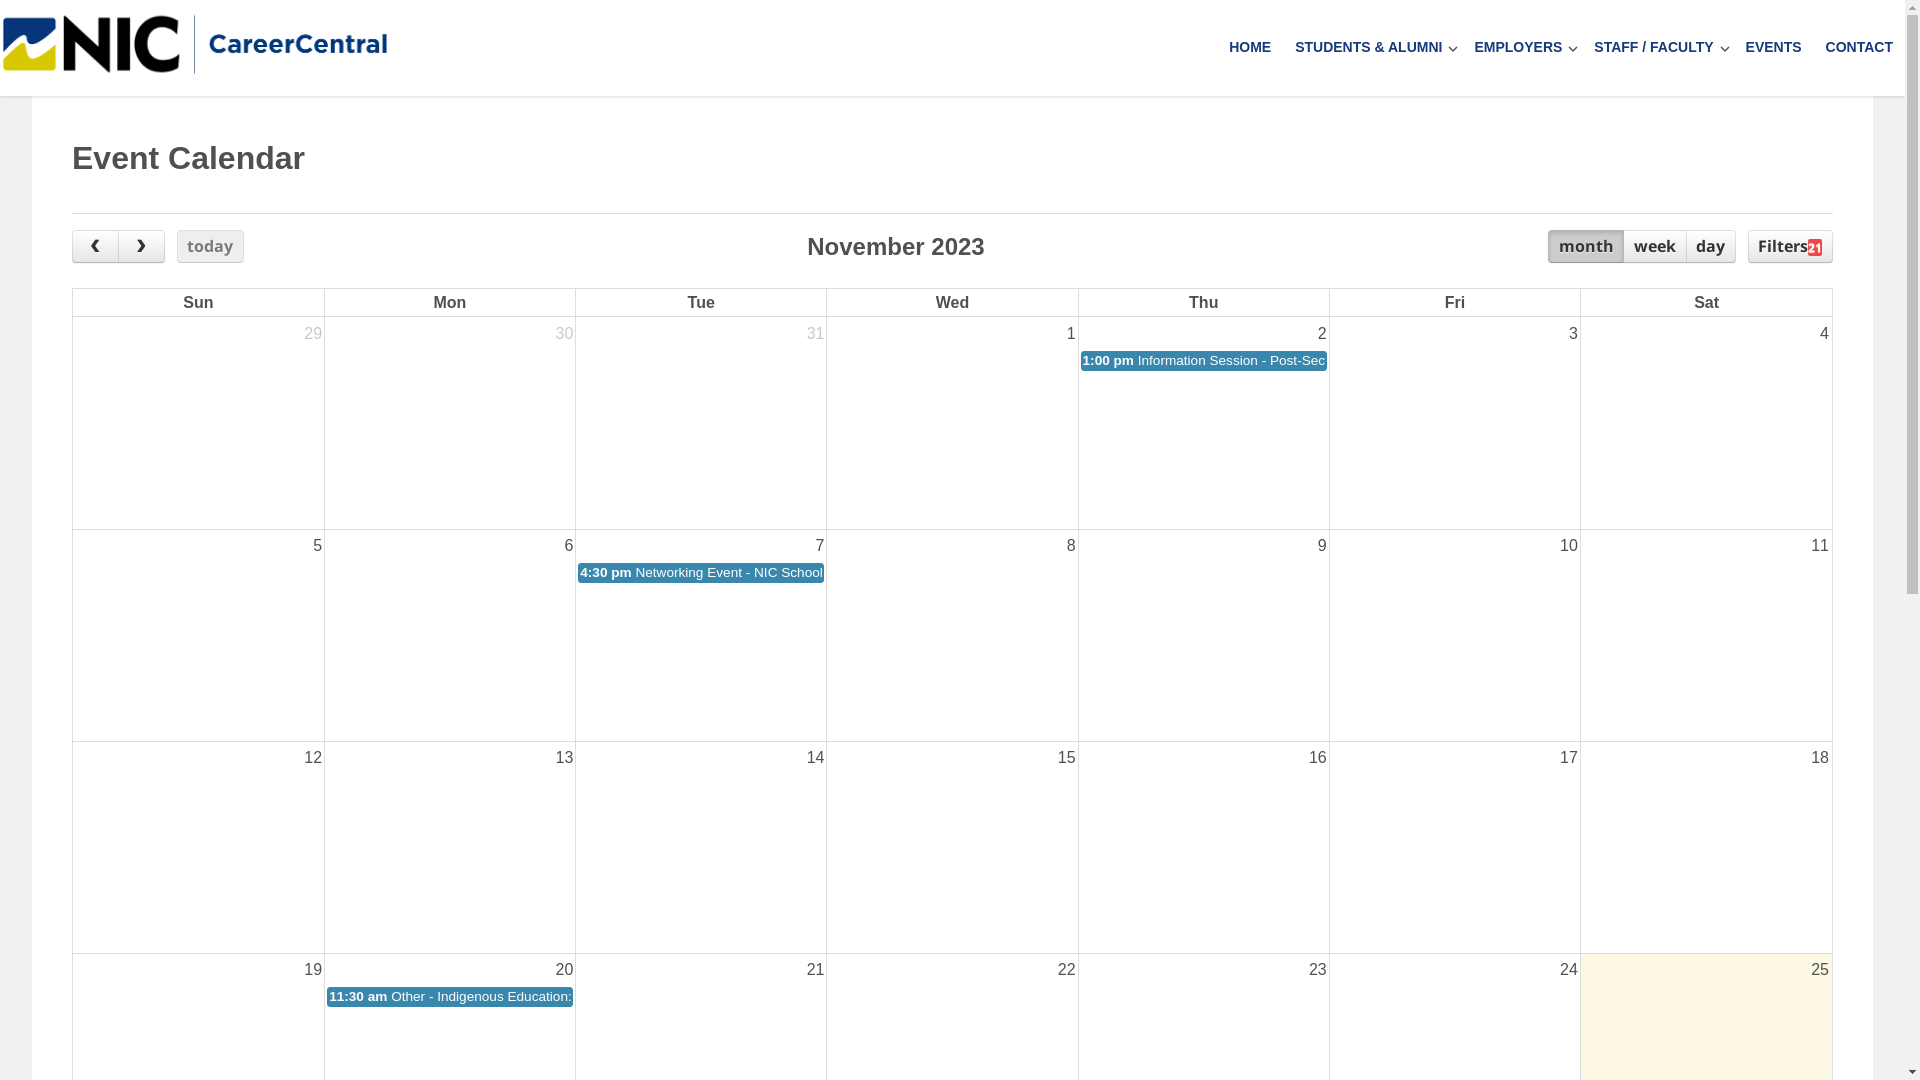 The width and height of the screenshot is (1920, 1080). Describe the element at coordinates (210, 245) in the screenshot. I see `'today'` at that location.